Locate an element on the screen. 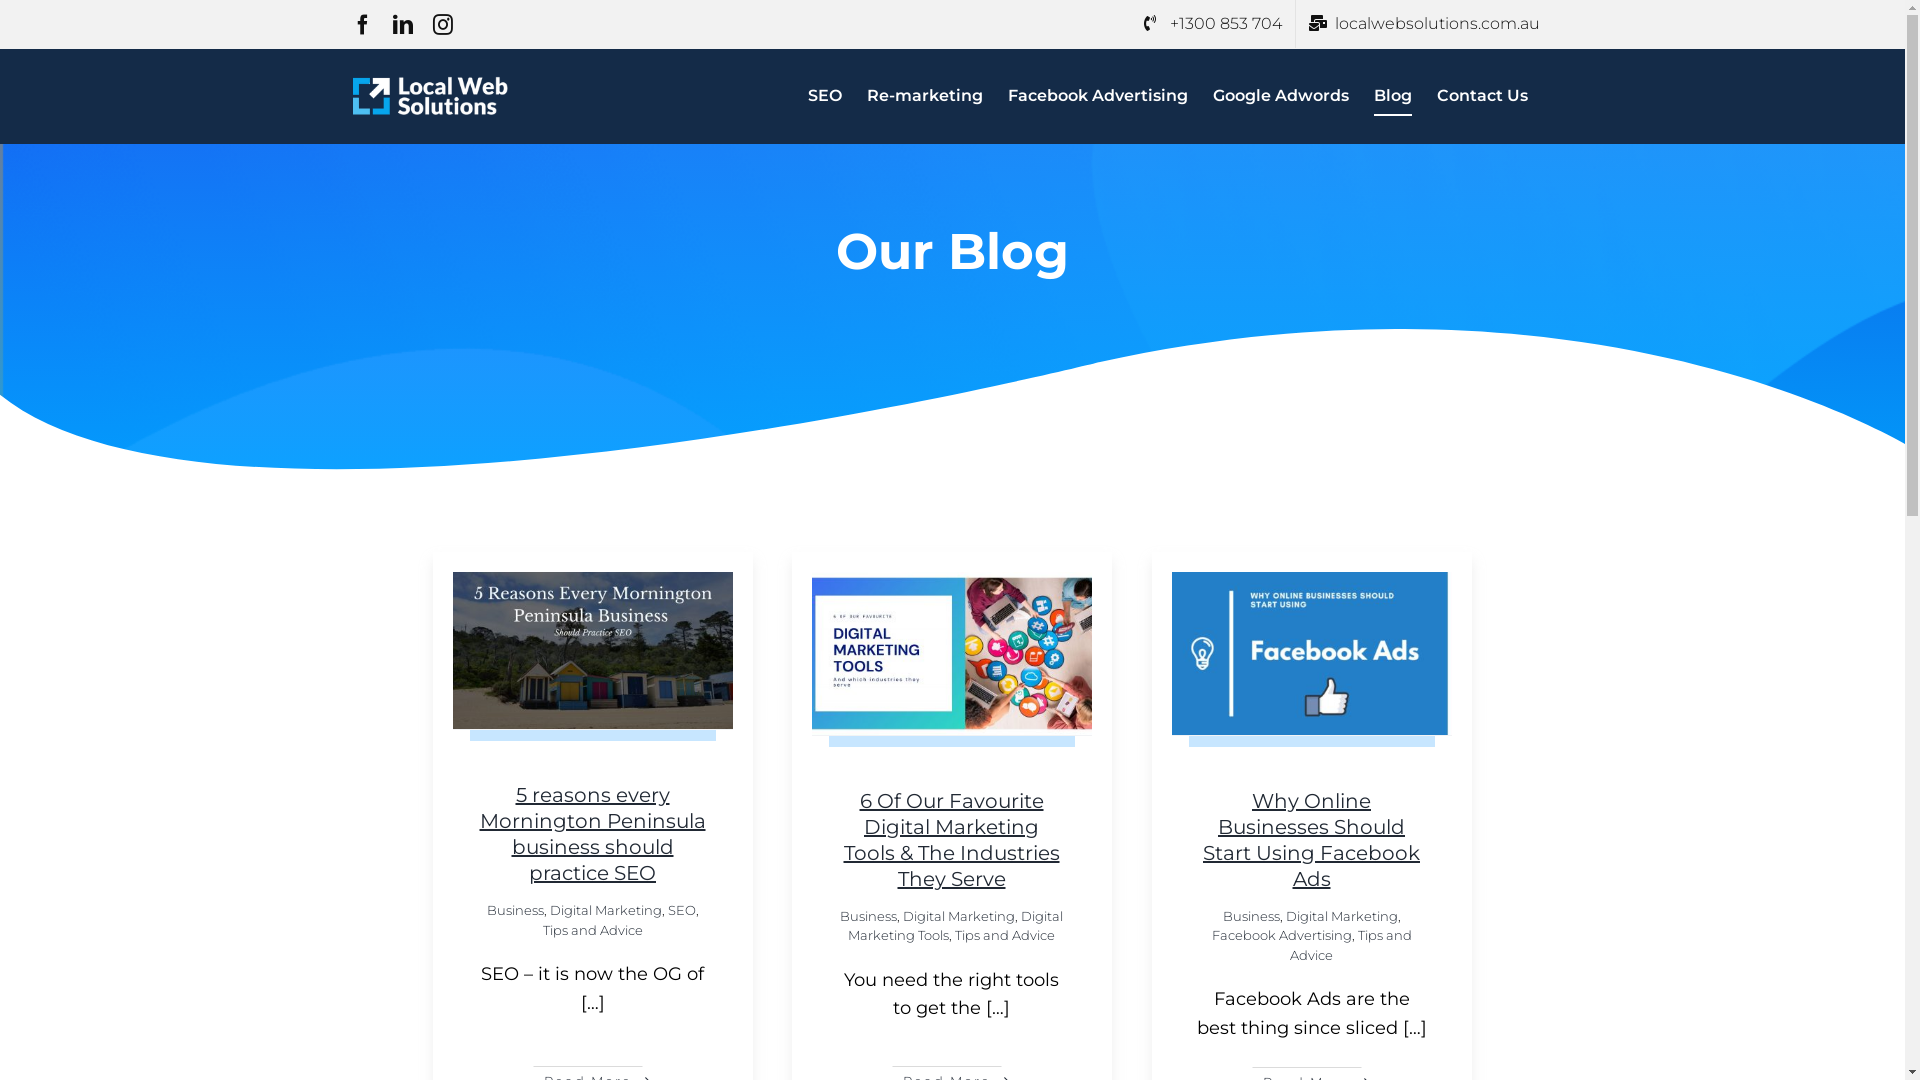 This screenshot has width=1920, height=1080. 'Blog' is located at coordinates (1391, 96).